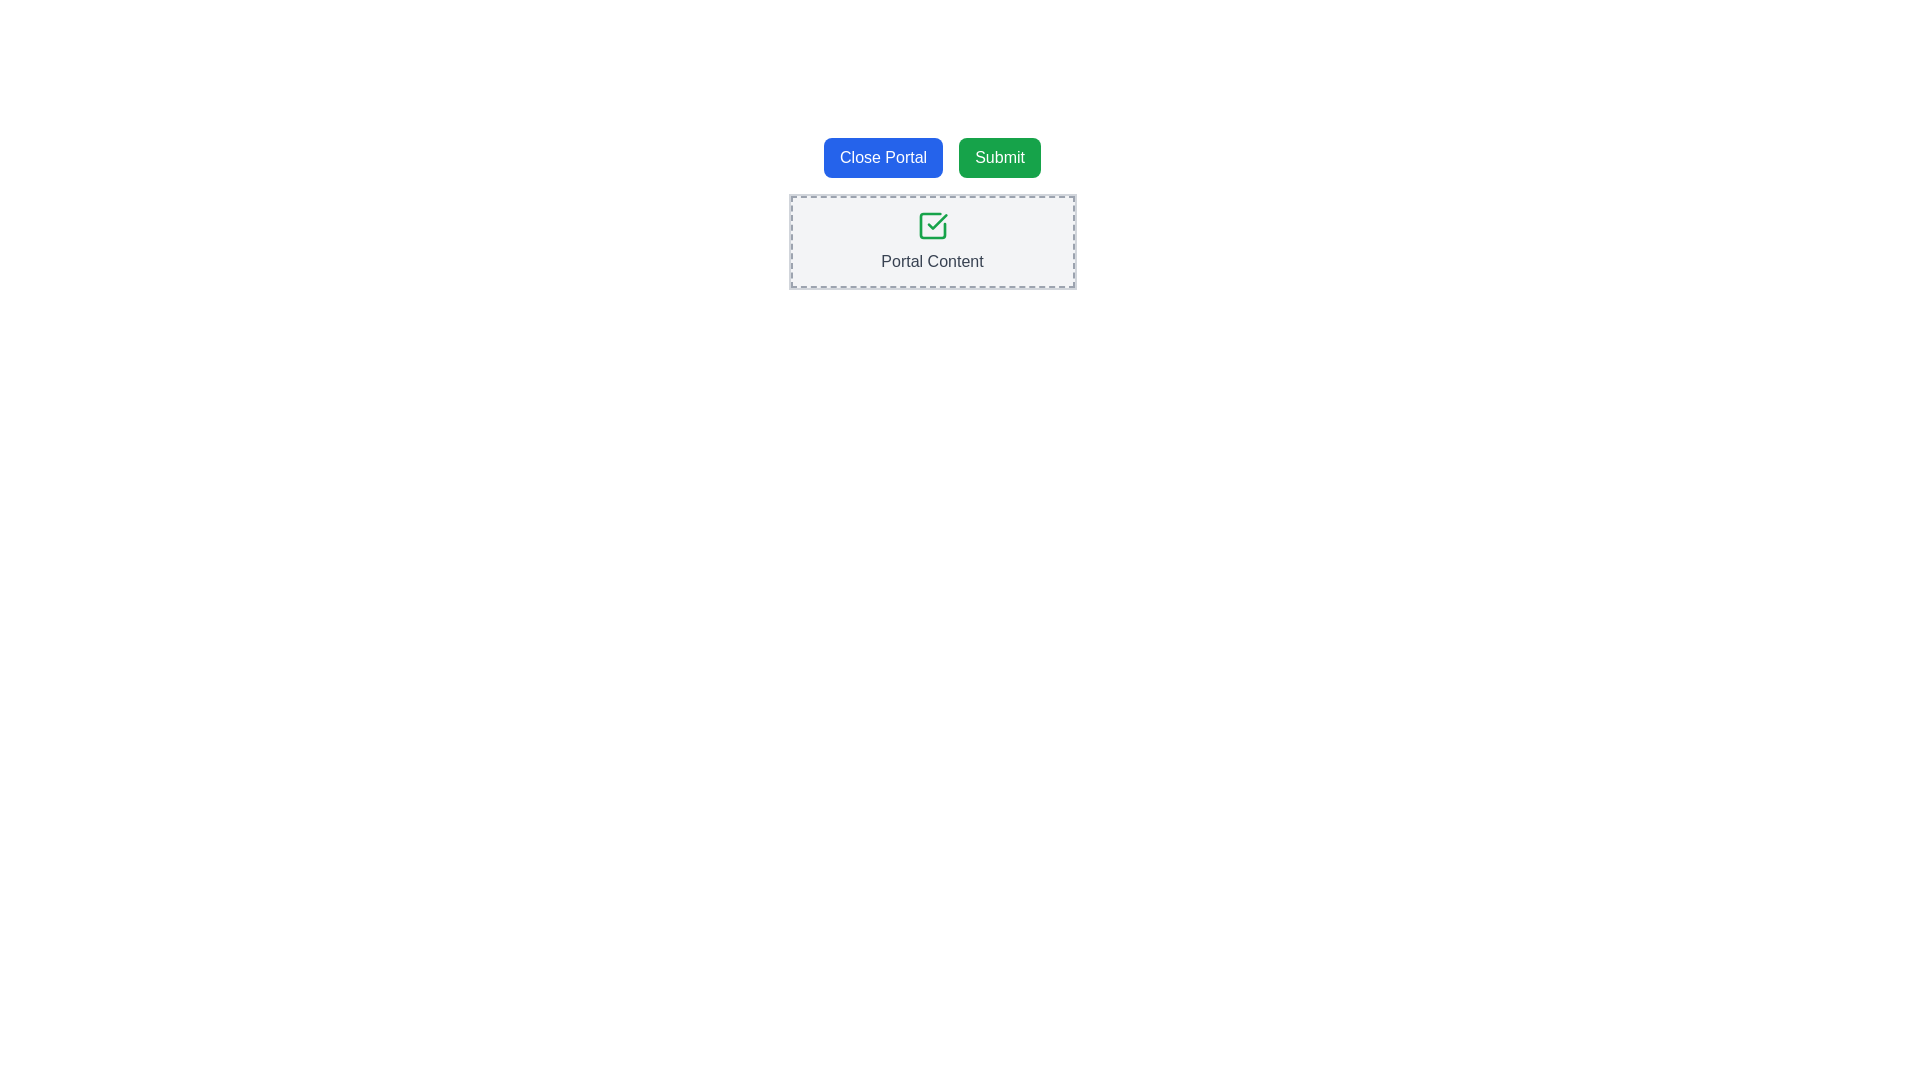 This screenshot has width=1920, height=1080. I want to click on the 'Submit' button, which is the rightmost interactive component in the horizontal row layout, so click(1000, 157).